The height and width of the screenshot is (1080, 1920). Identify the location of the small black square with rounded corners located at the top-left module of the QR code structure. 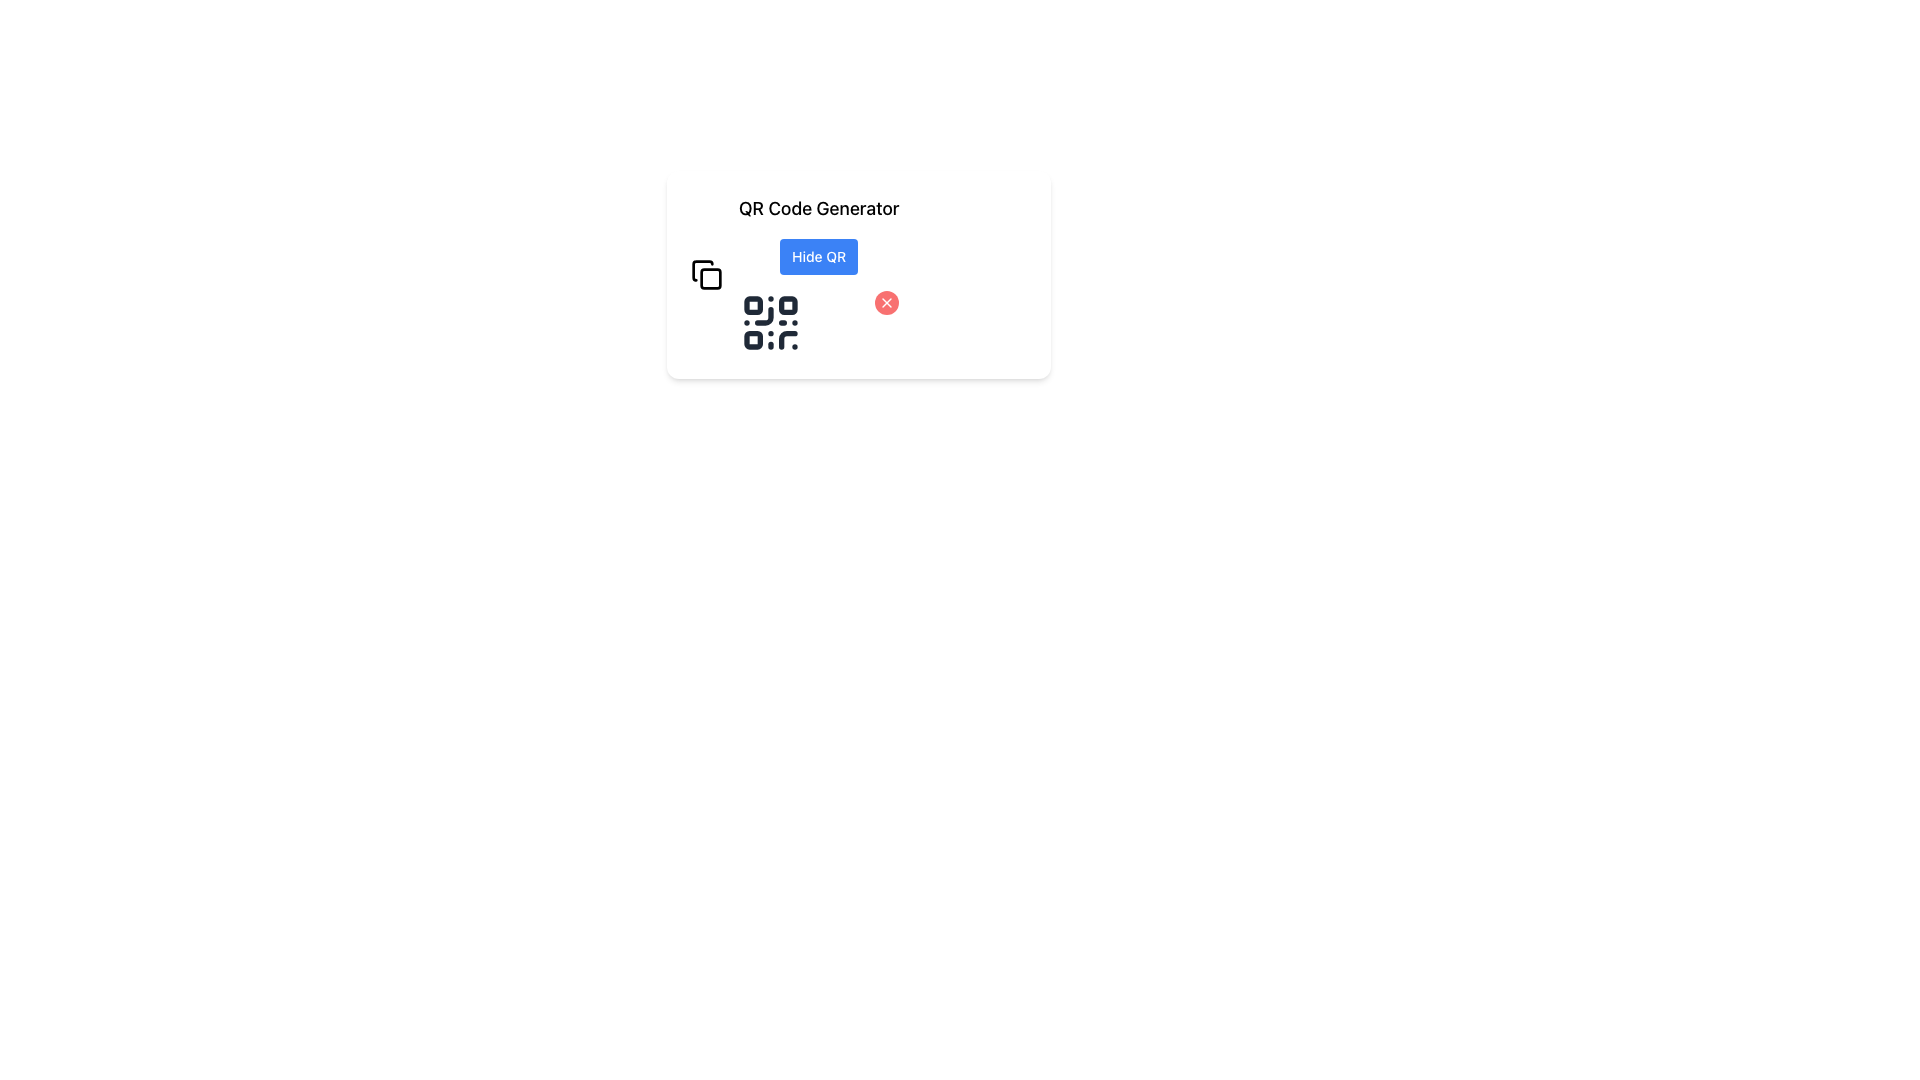
(752, 305).